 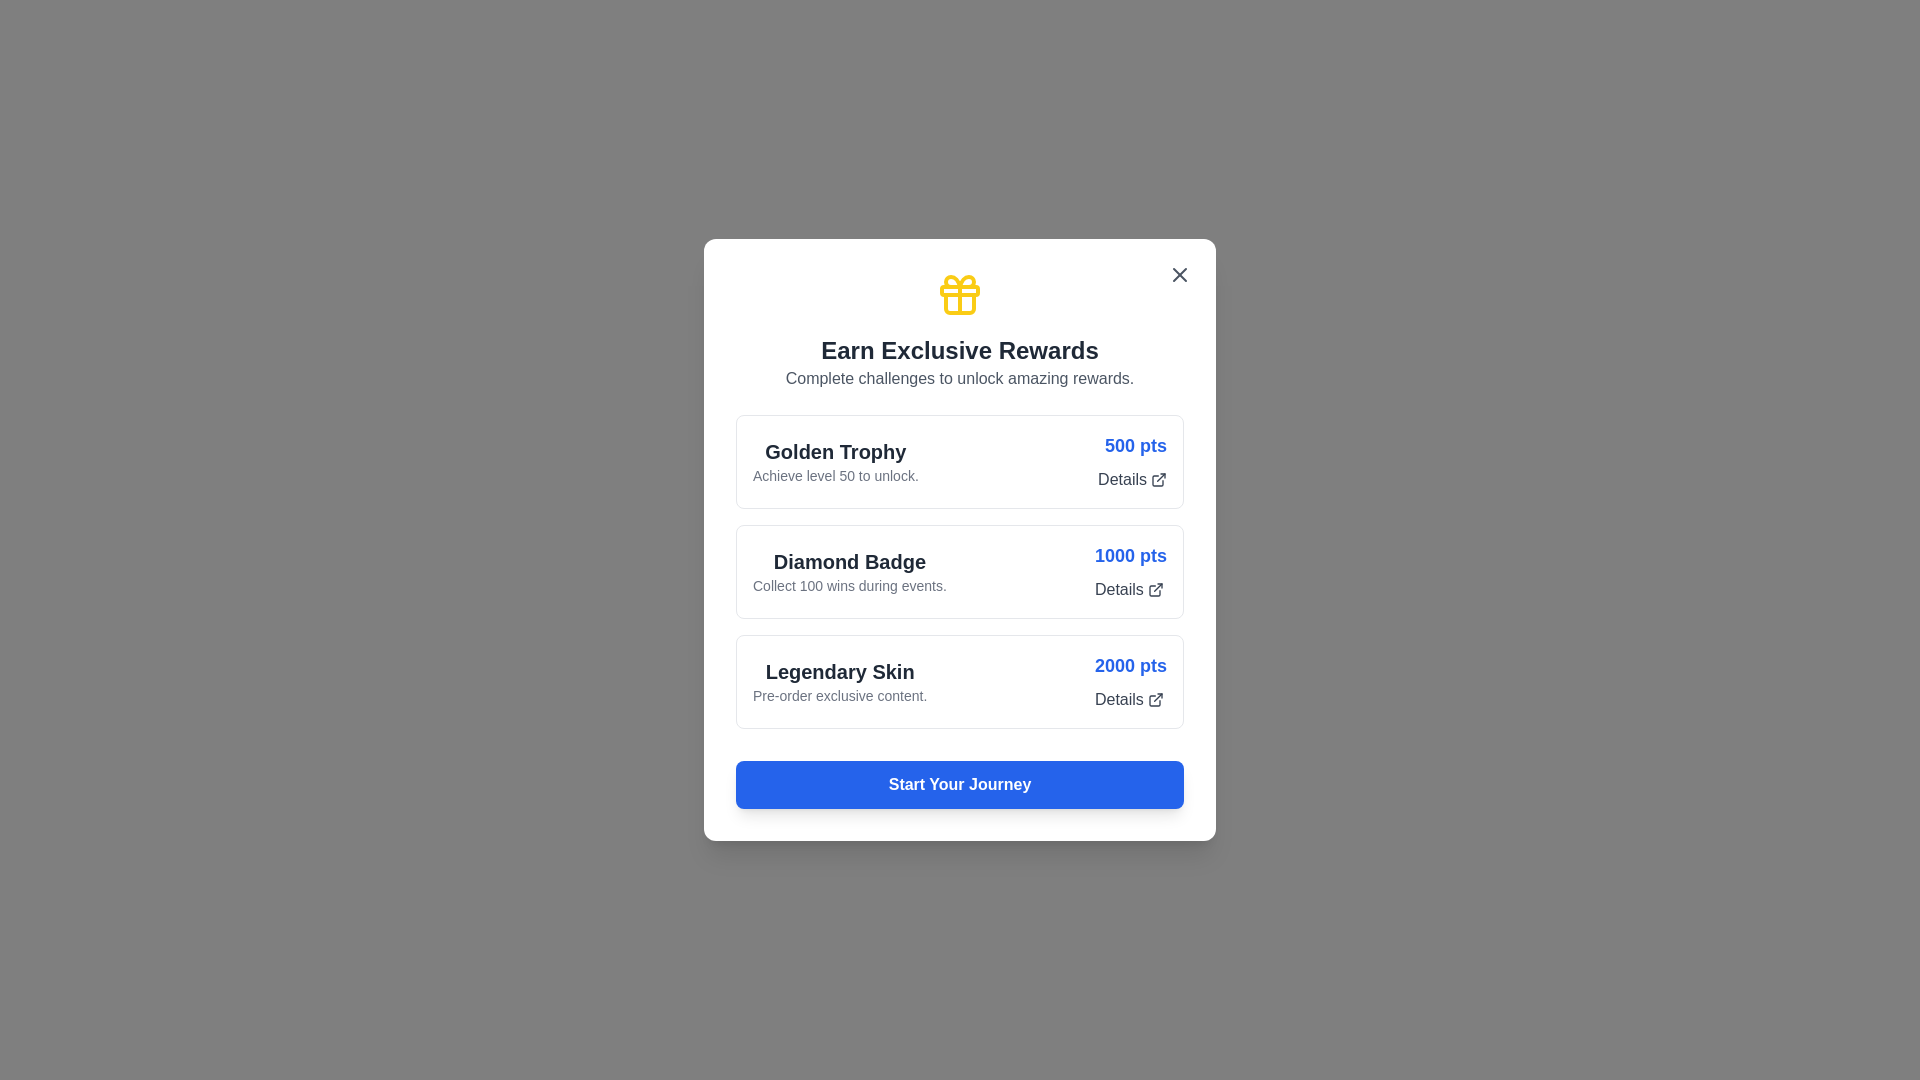 I want to click on descriptive text beneath the bold title 'Golden Trophy', which states 'Achieve level 50 to unlock.', so click(x=835, y=475).